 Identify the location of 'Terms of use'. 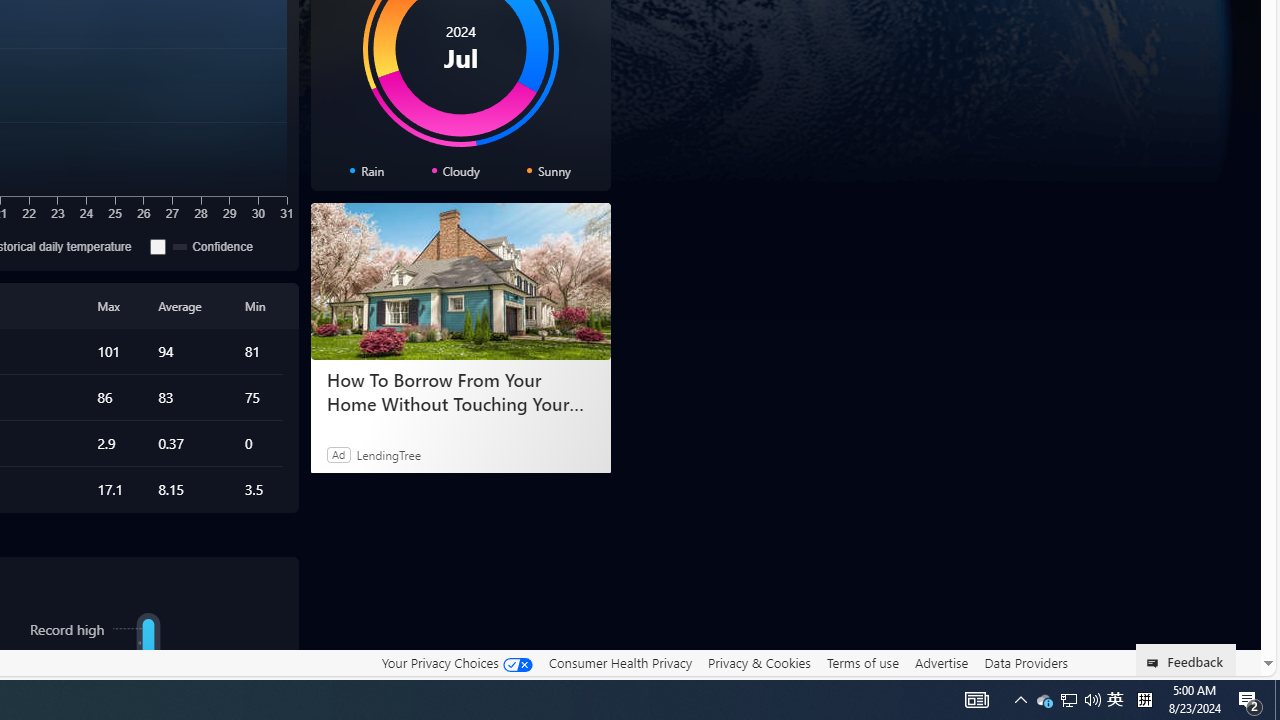
(862, 662).